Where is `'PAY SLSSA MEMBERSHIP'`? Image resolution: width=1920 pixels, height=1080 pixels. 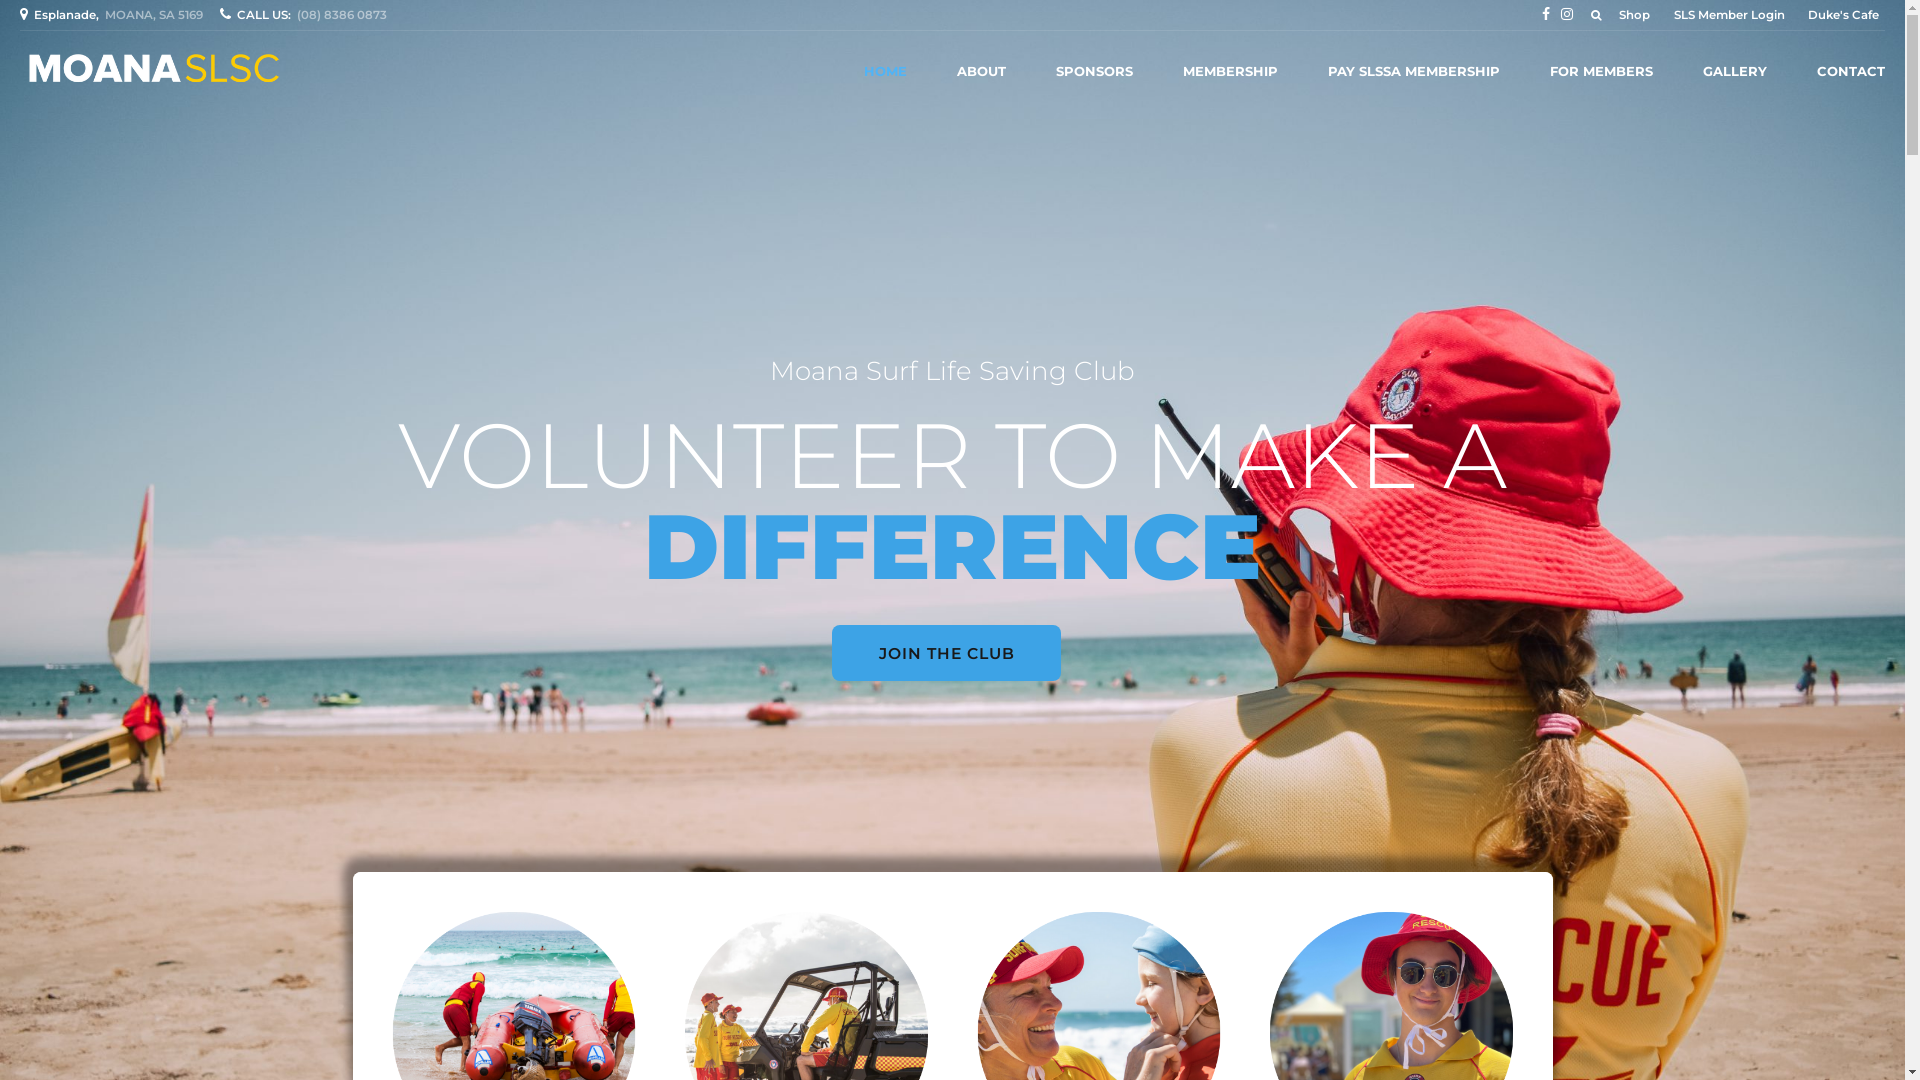
'PAY SLSSA MEMBERSHIP' is located at coordinates (1413, 69).